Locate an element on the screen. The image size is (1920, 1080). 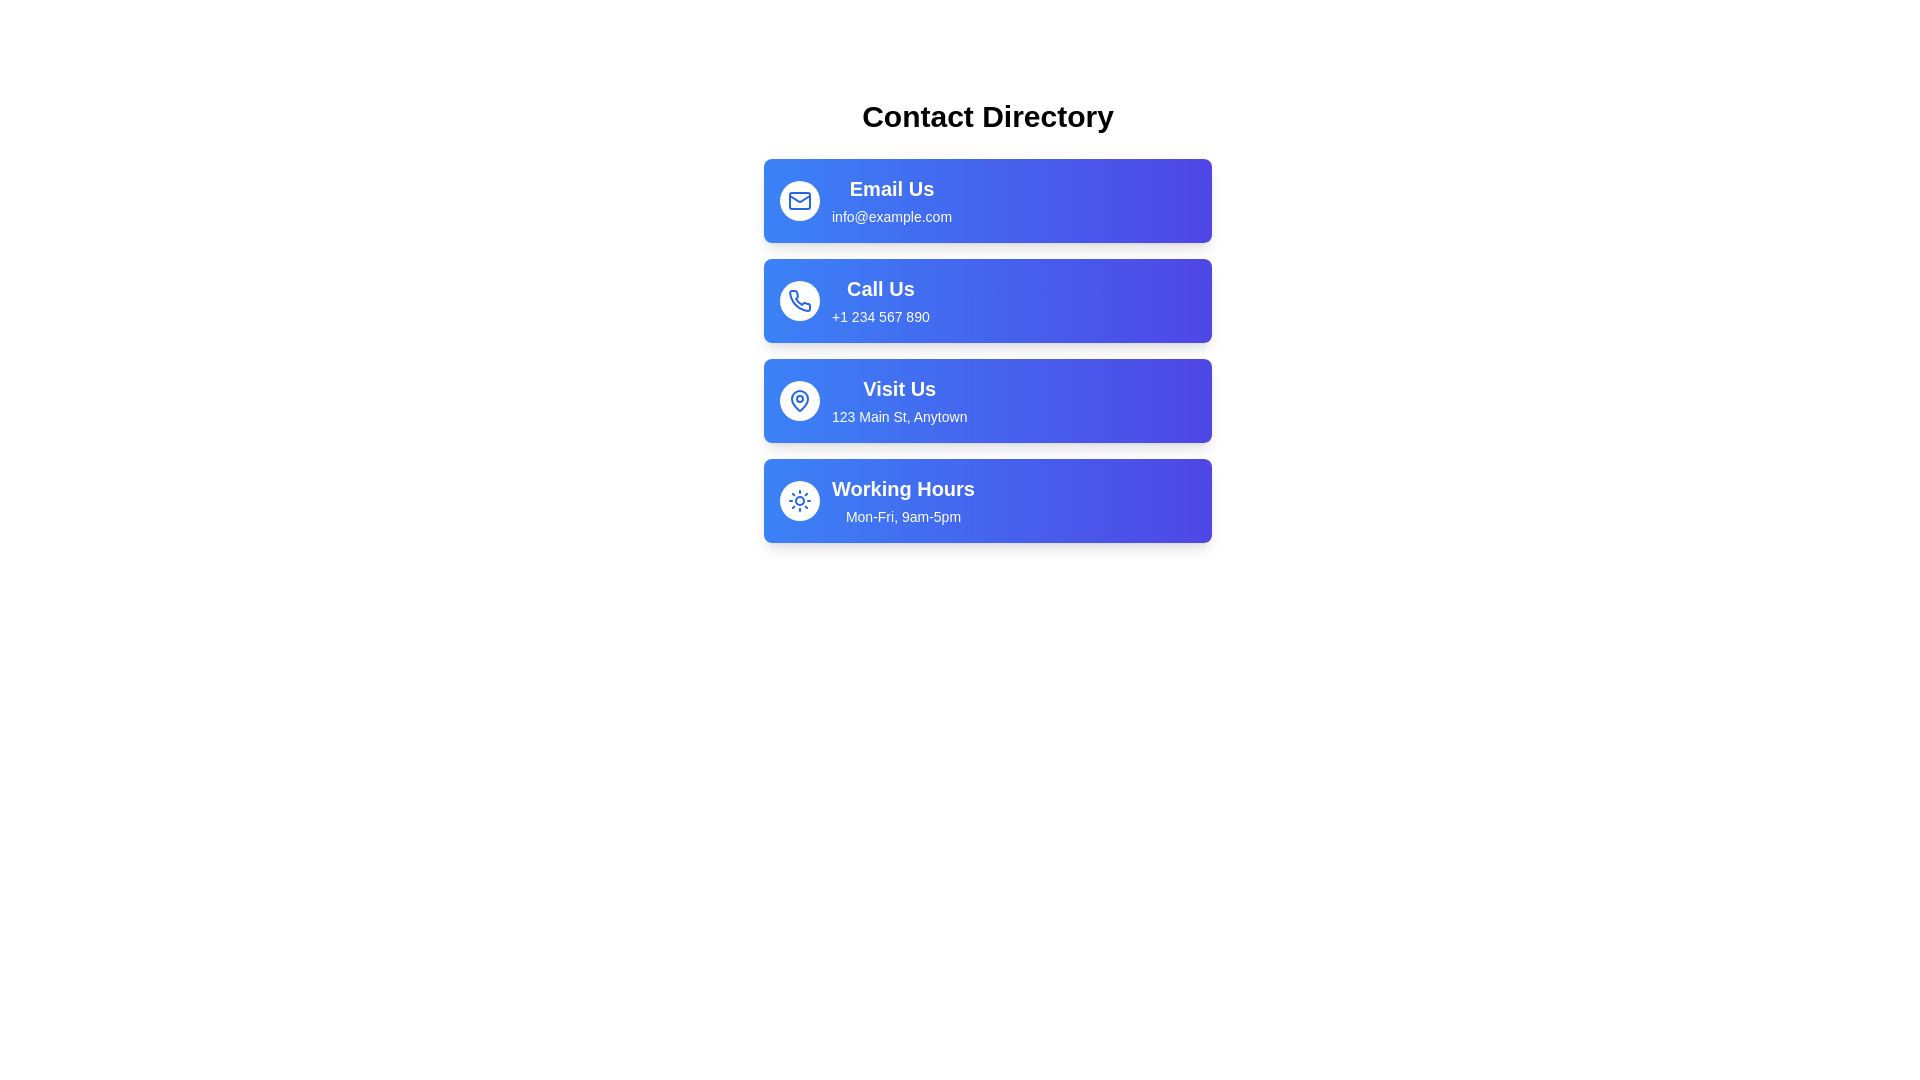
the static text label component displaying 'Call Us' which is located in a blue rectangular box with rounded corners, positioned above the text '+1 234 567 890' in the second blue card of the contact options is located at coordinates (880, 289).